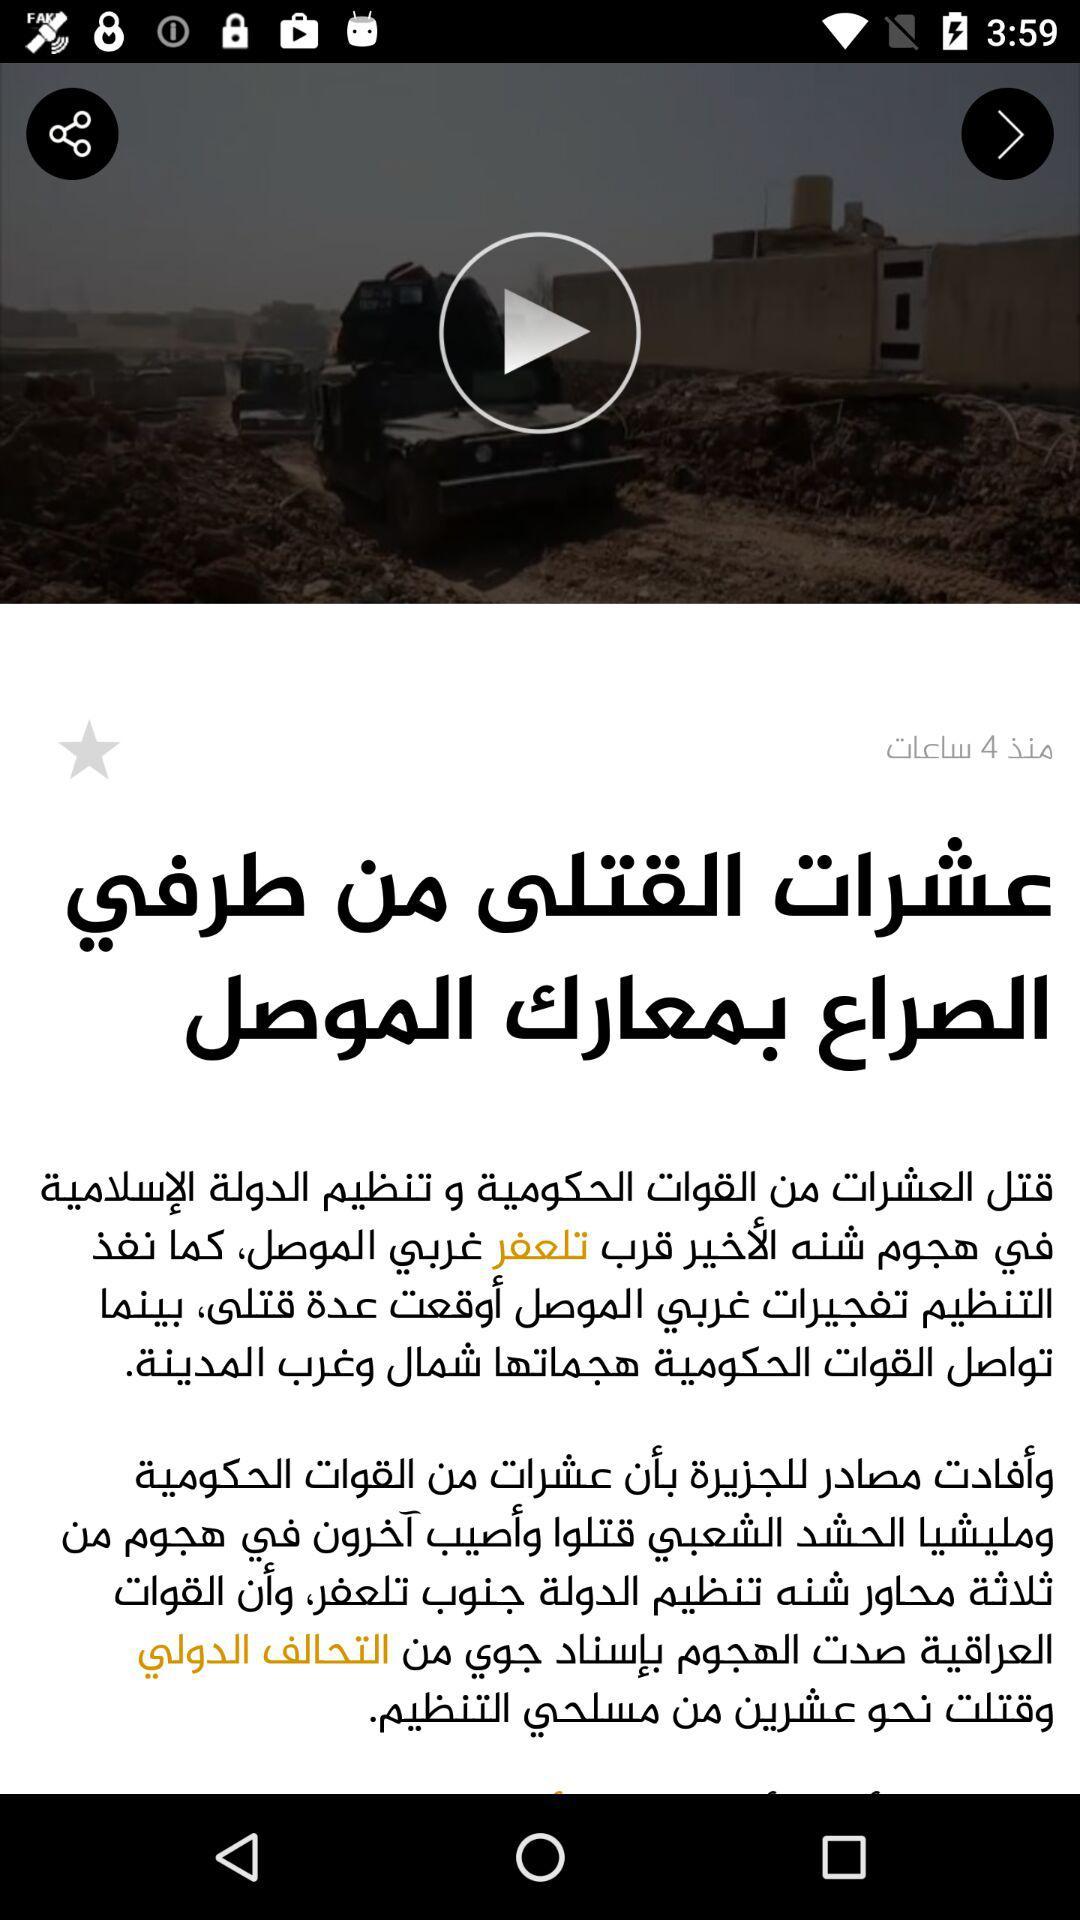 This screenshot has height=1920, width=1080. I want to click on the next icon on top right hand side  below time, so click(1007, 133).